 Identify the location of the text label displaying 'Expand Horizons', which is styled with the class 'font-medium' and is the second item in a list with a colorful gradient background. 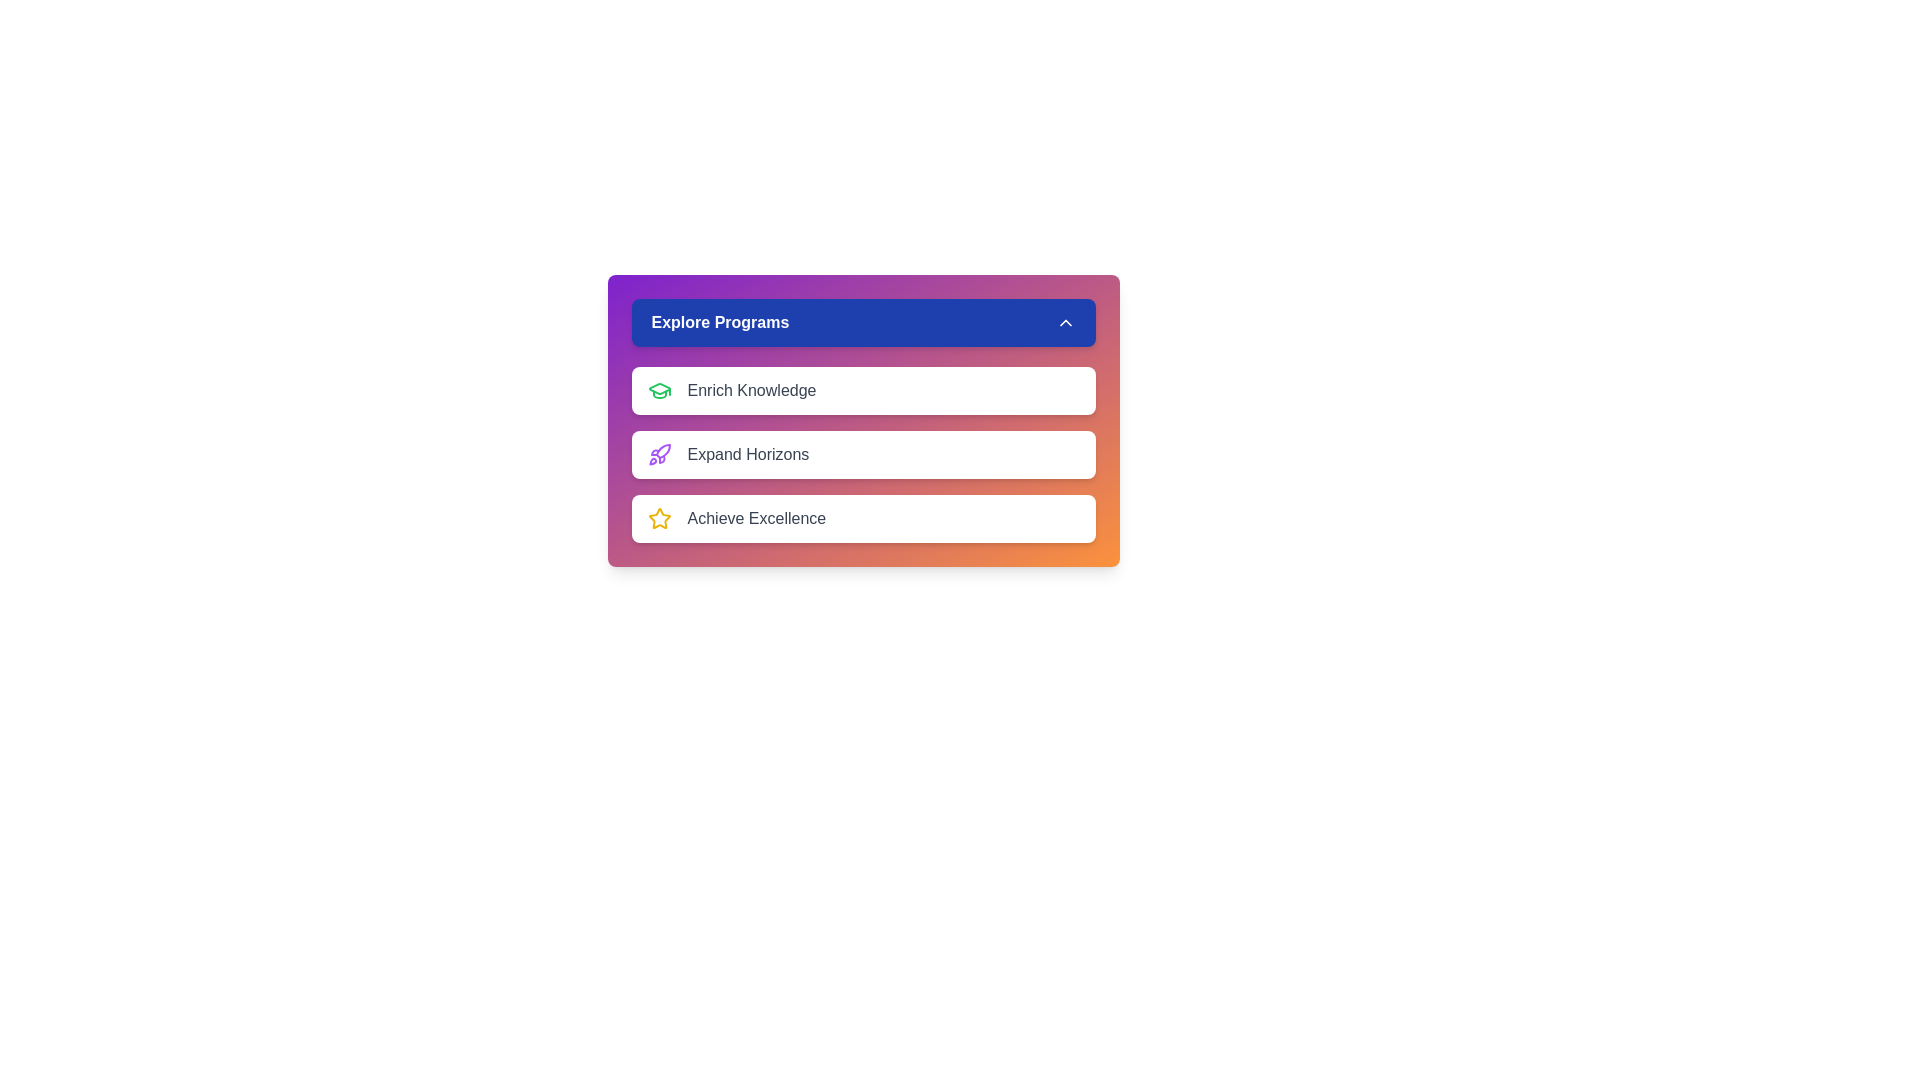
(747, 455).